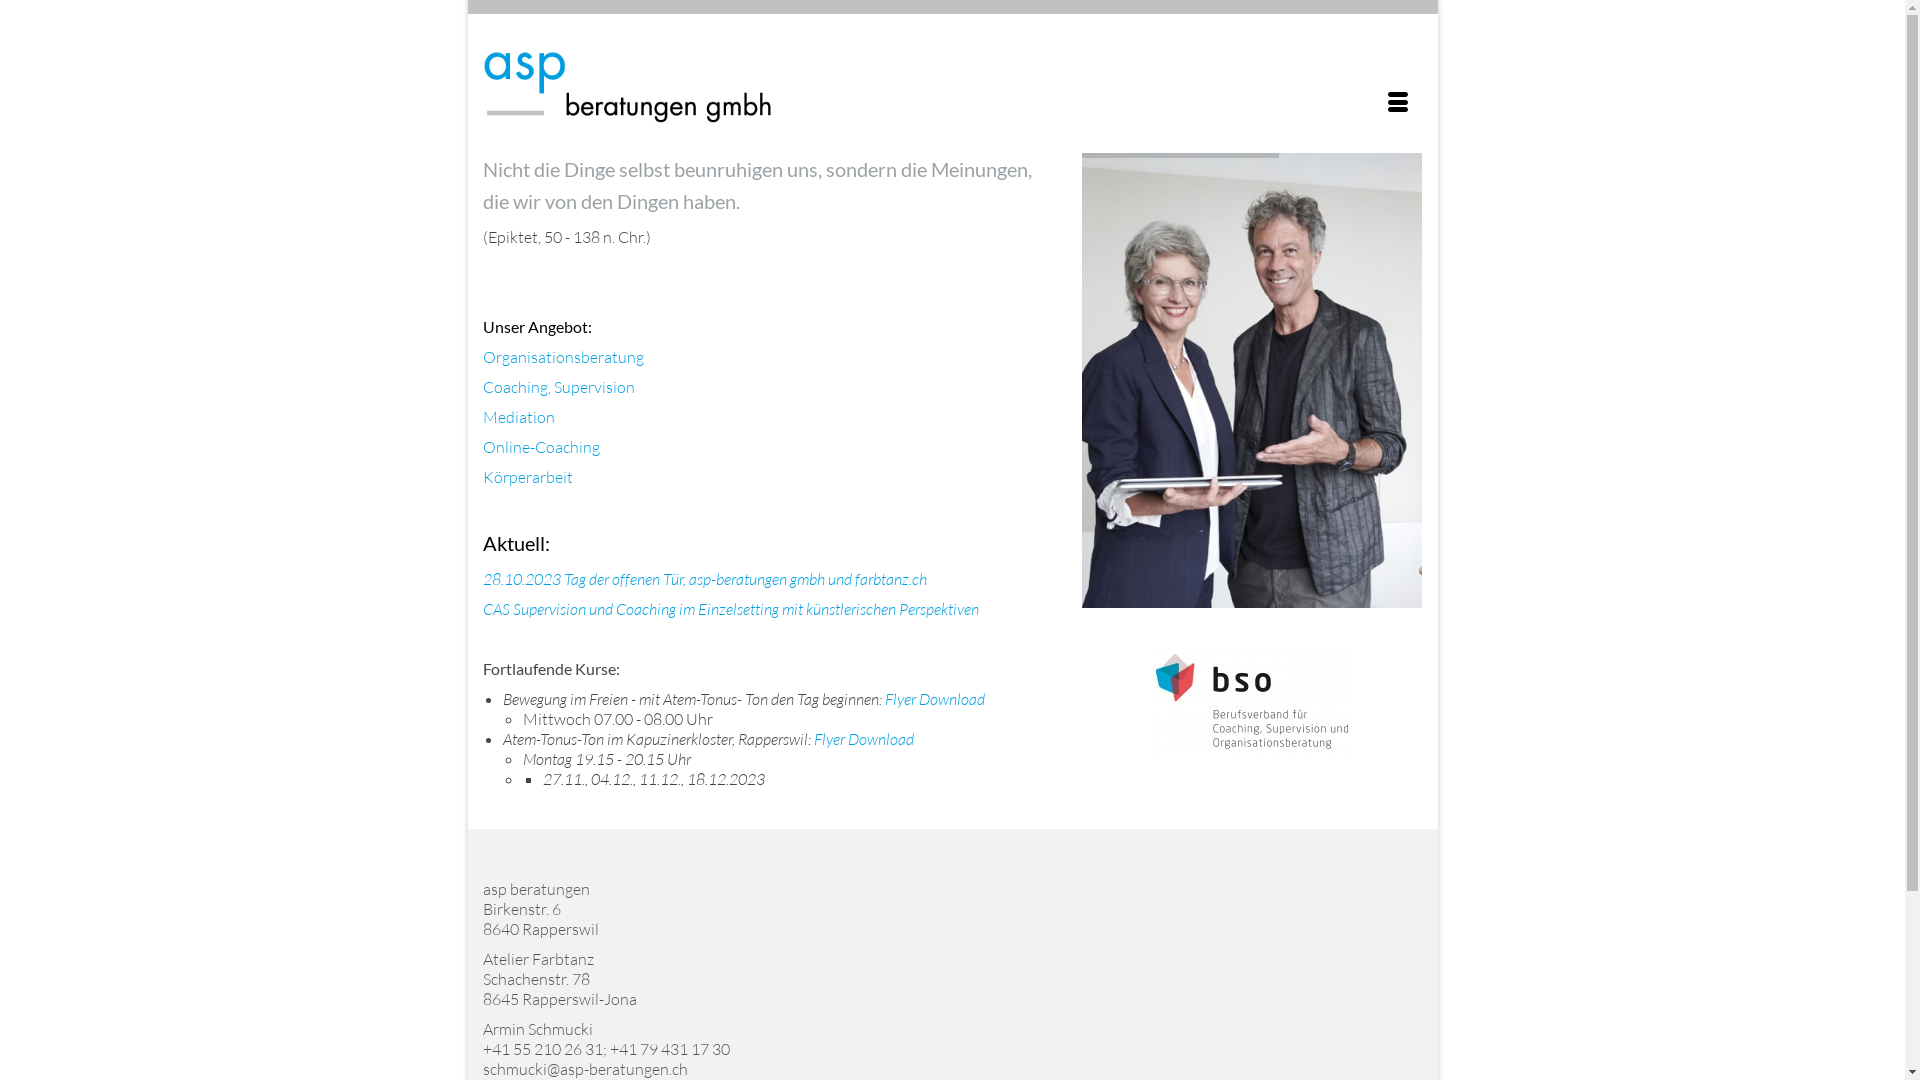 This screenshot has width=1920, height=1080. What do you see at coordinates (864, 739) in the screenshot?
I see `'Flyer Download'` at bounding box center [864, 739].